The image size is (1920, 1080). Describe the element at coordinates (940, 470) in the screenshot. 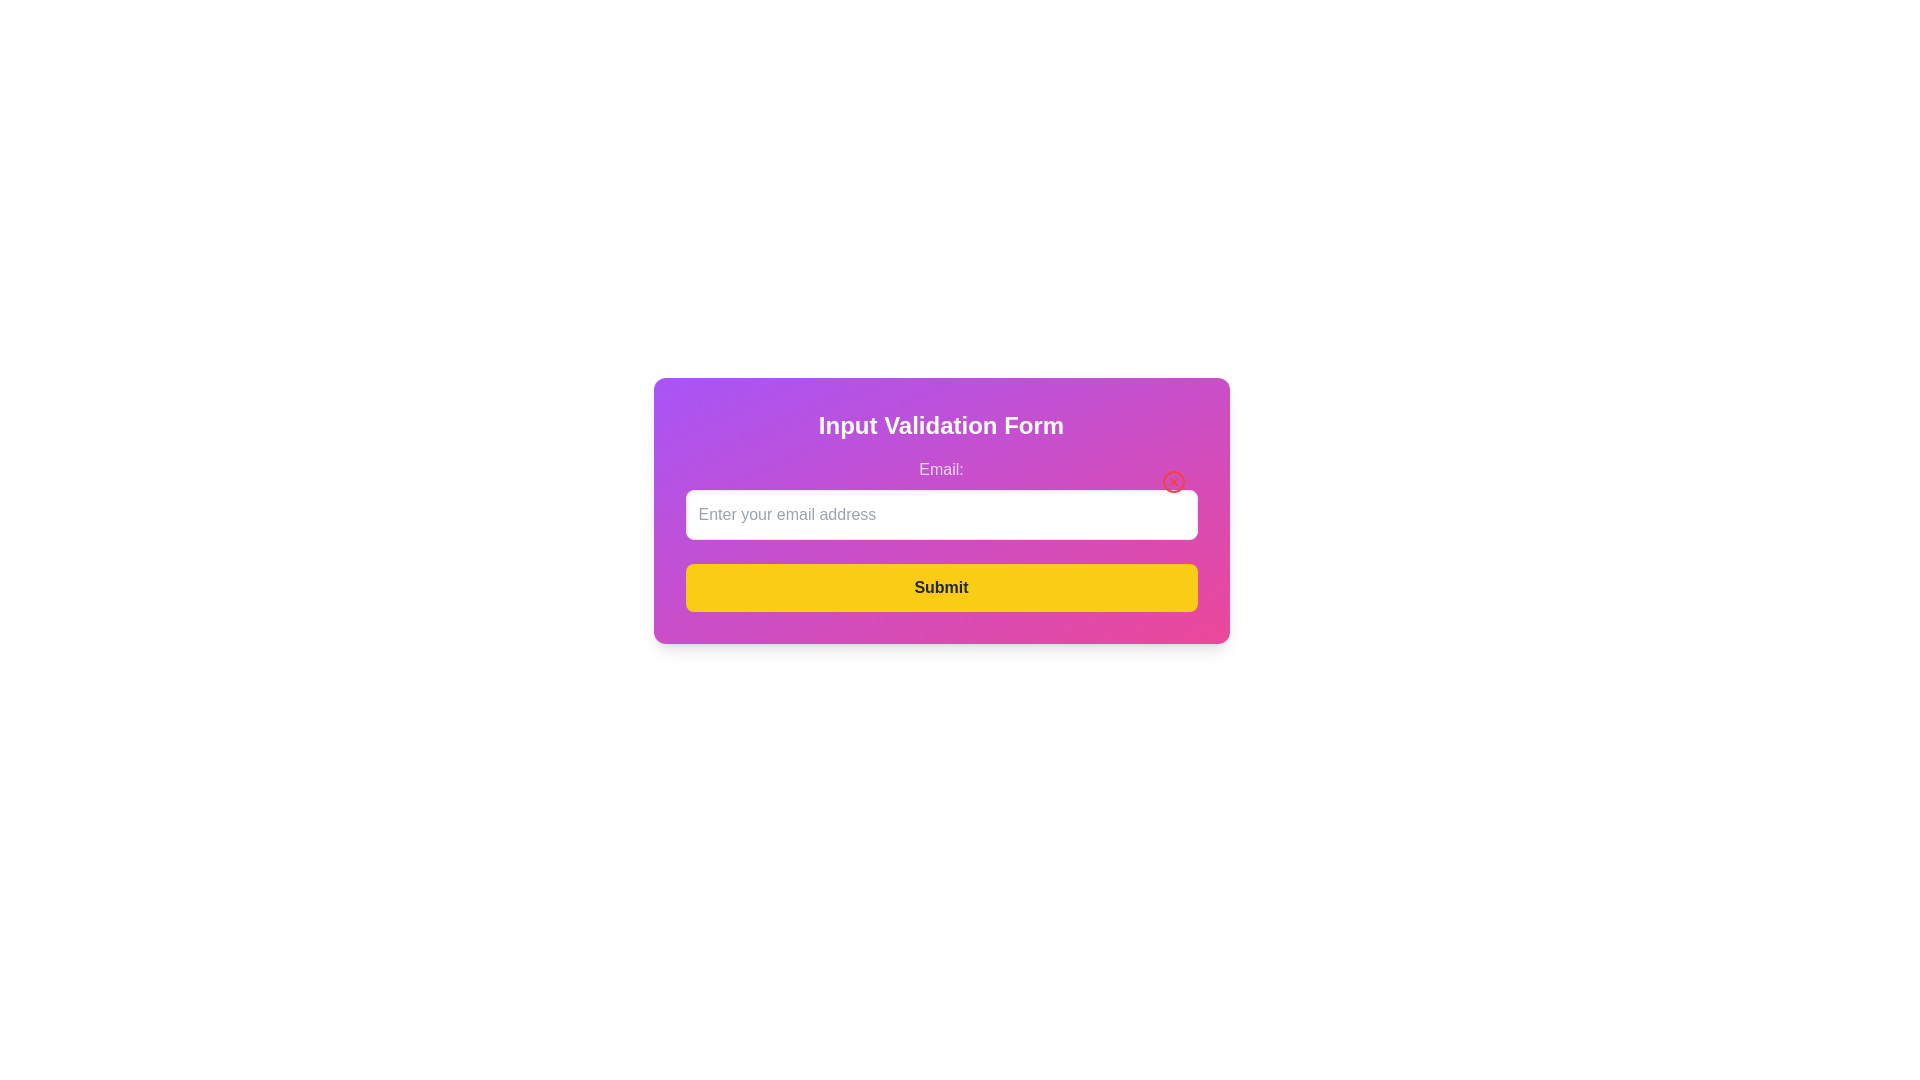

I see `text label displaying 'Email:' that is part of a form, positioned above the email input field` at that location.